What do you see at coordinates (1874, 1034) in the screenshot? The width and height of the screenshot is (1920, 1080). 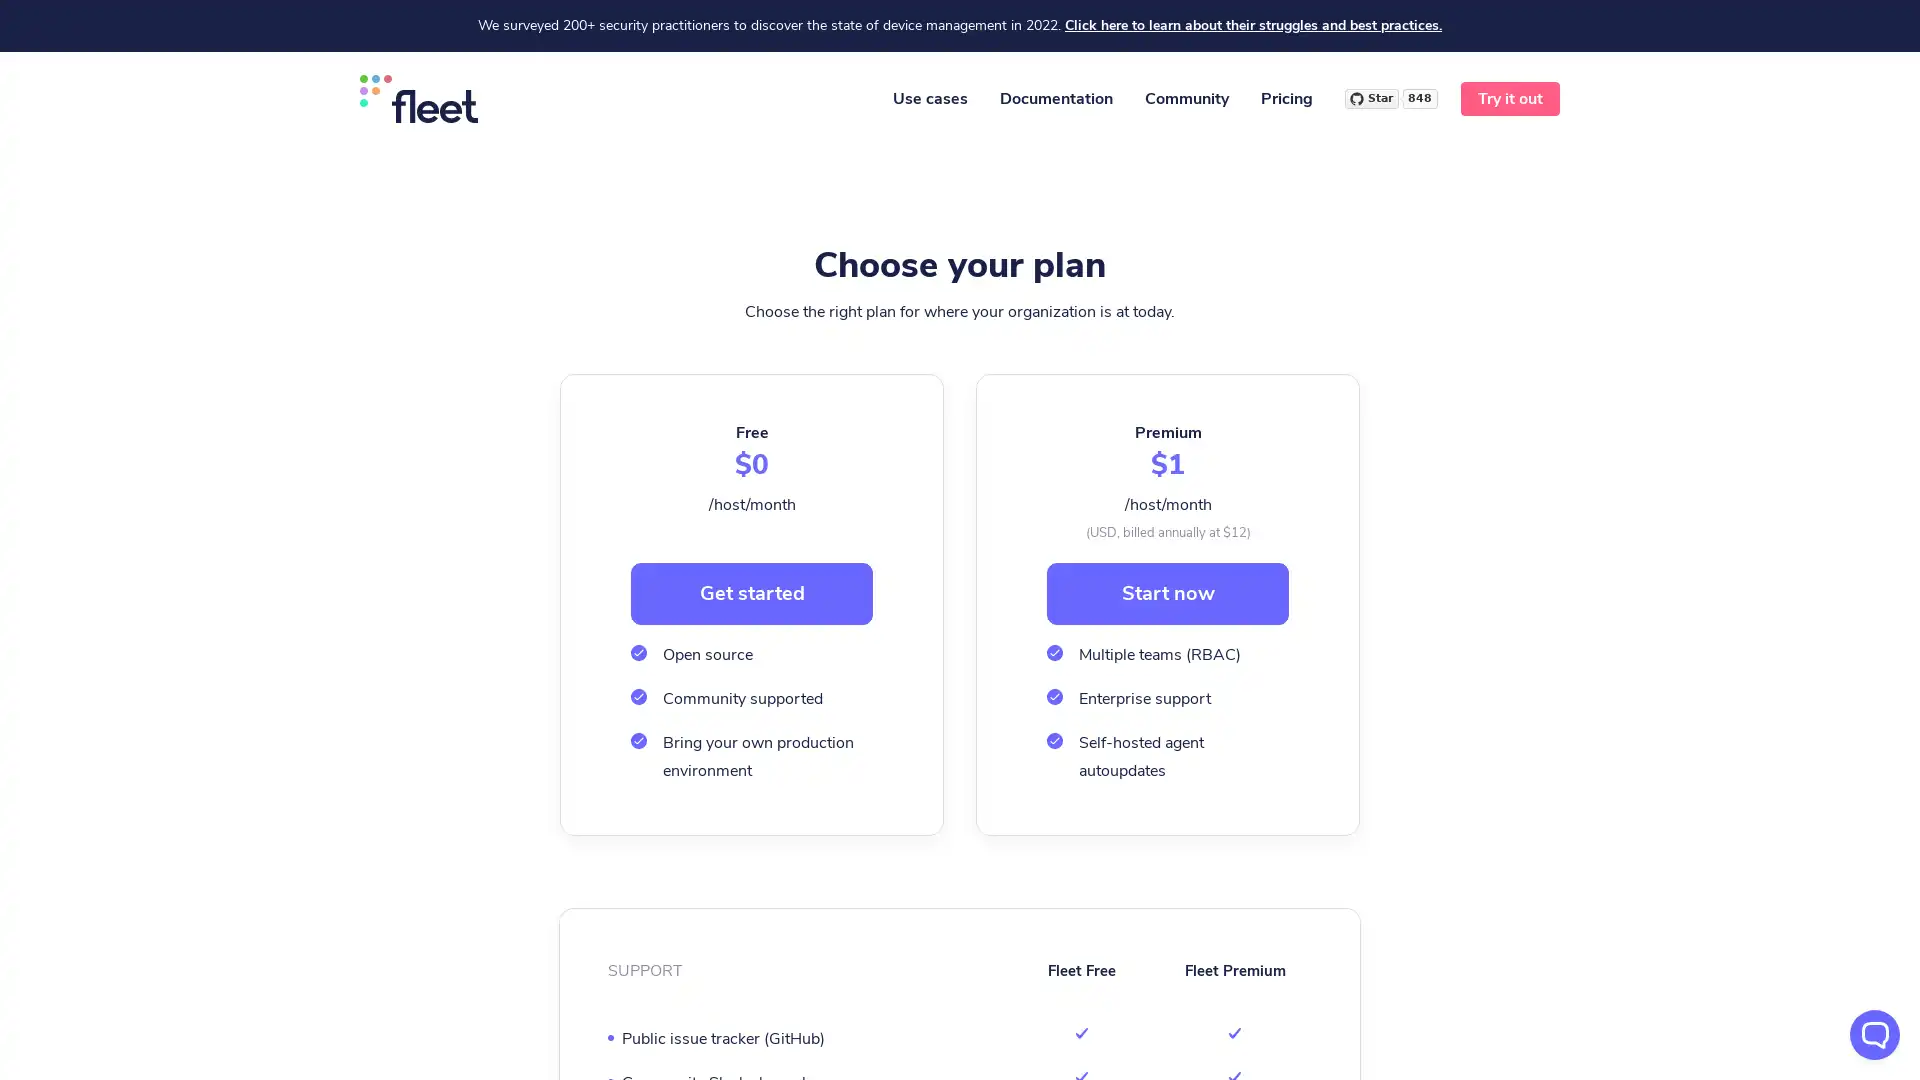 I see `Open chat widget` at bounding box center [1874, 1034].